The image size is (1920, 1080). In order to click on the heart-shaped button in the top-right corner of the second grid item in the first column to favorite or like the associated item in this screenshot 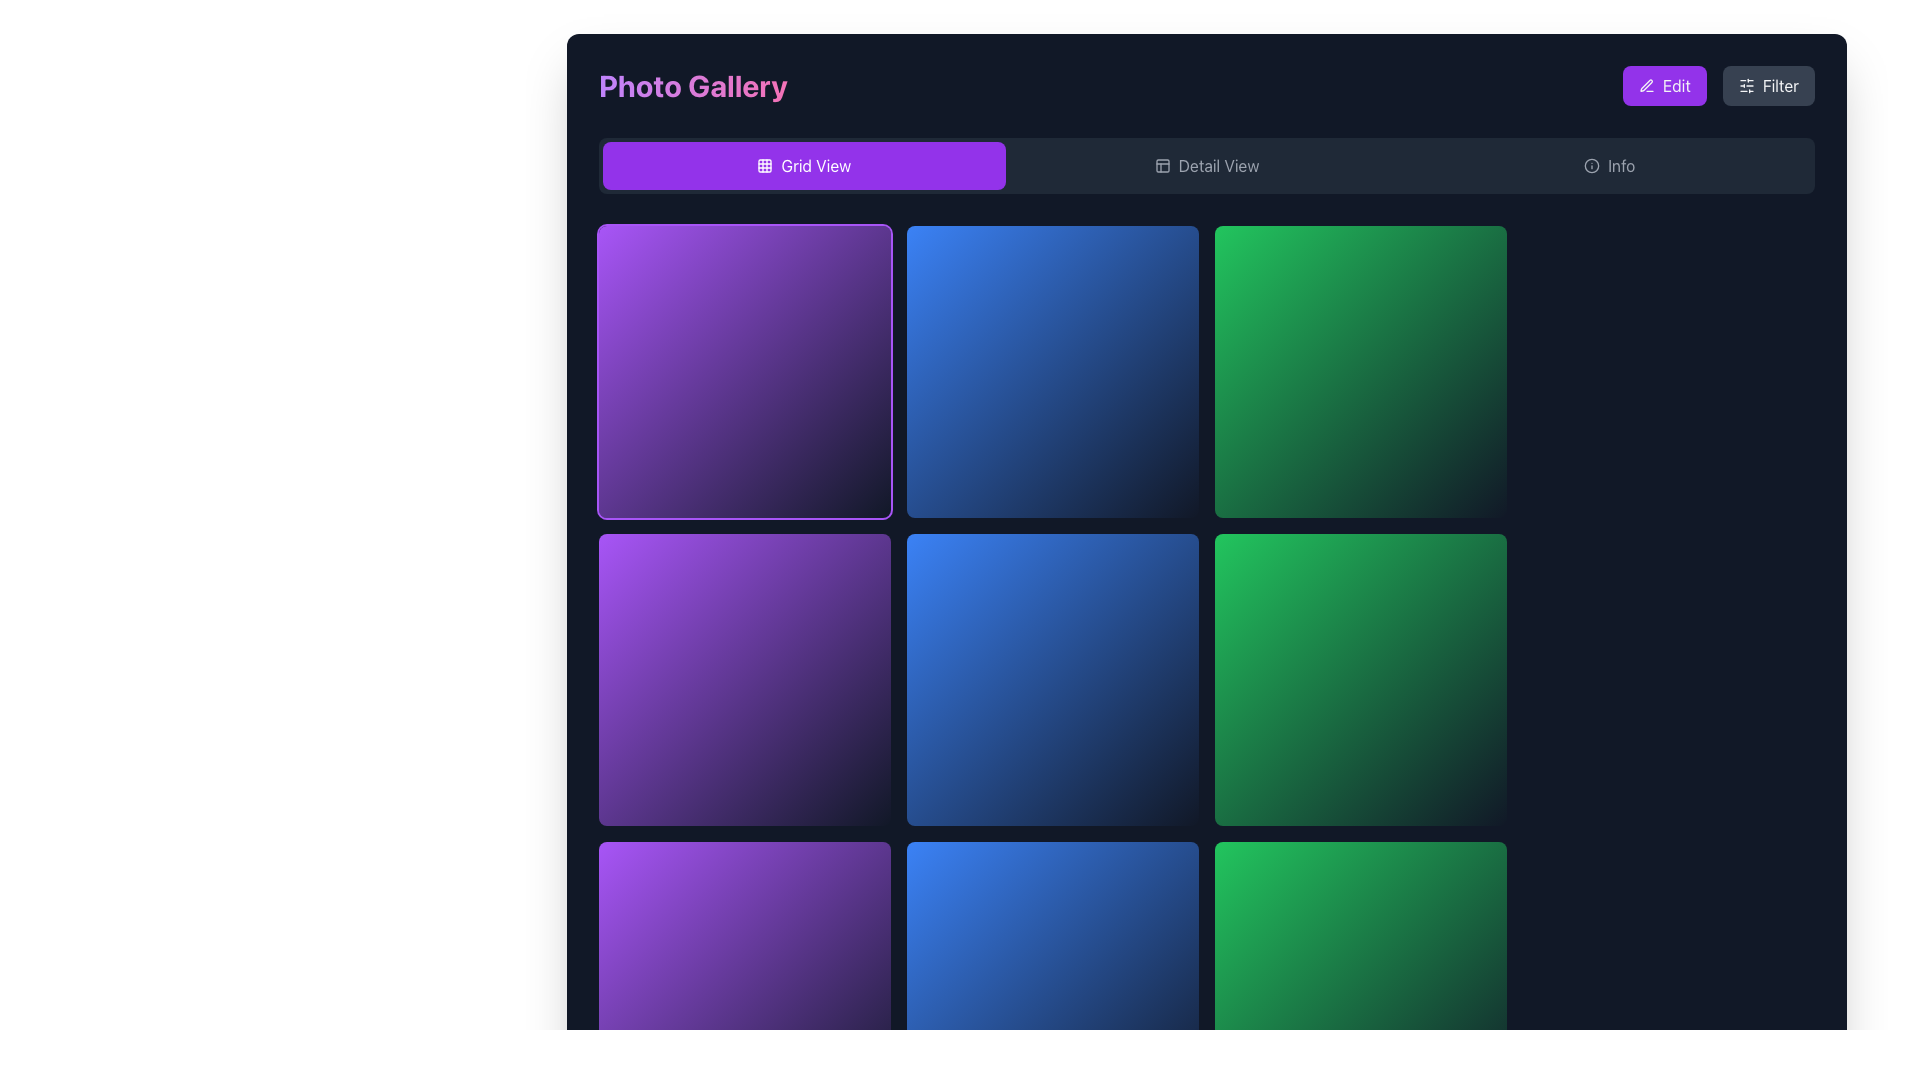, I will do `click(867, 558)`.